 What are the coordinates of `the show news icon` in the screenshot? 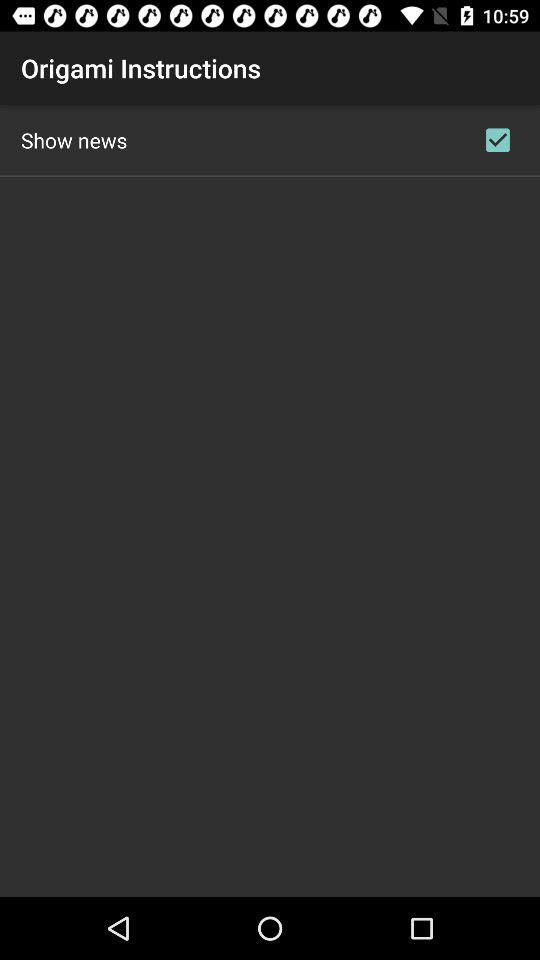 It's located at (73, 139).